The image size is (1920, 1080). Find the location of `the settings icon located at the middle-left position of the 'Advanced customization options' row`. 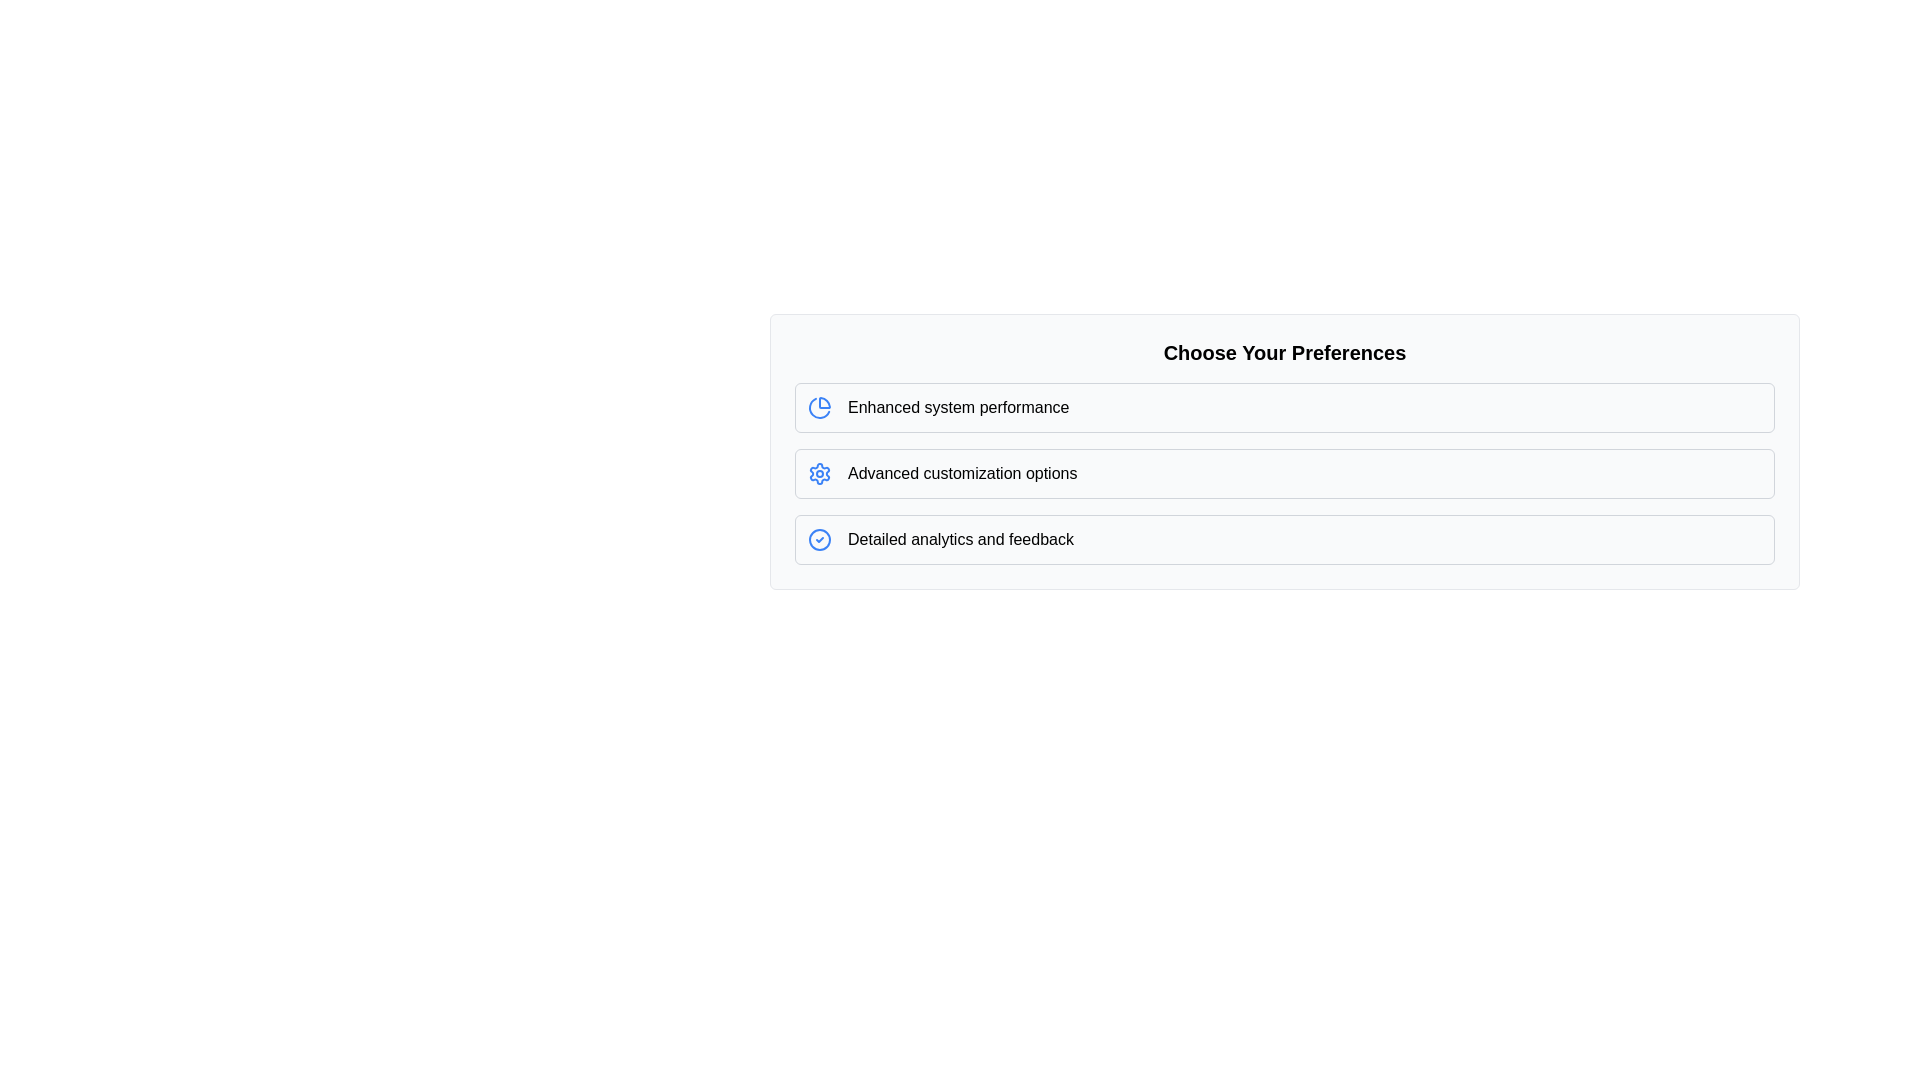

the settings icon located at the middle-left position of the 'Advanced customization options' row is located at coordinates (820, 474).